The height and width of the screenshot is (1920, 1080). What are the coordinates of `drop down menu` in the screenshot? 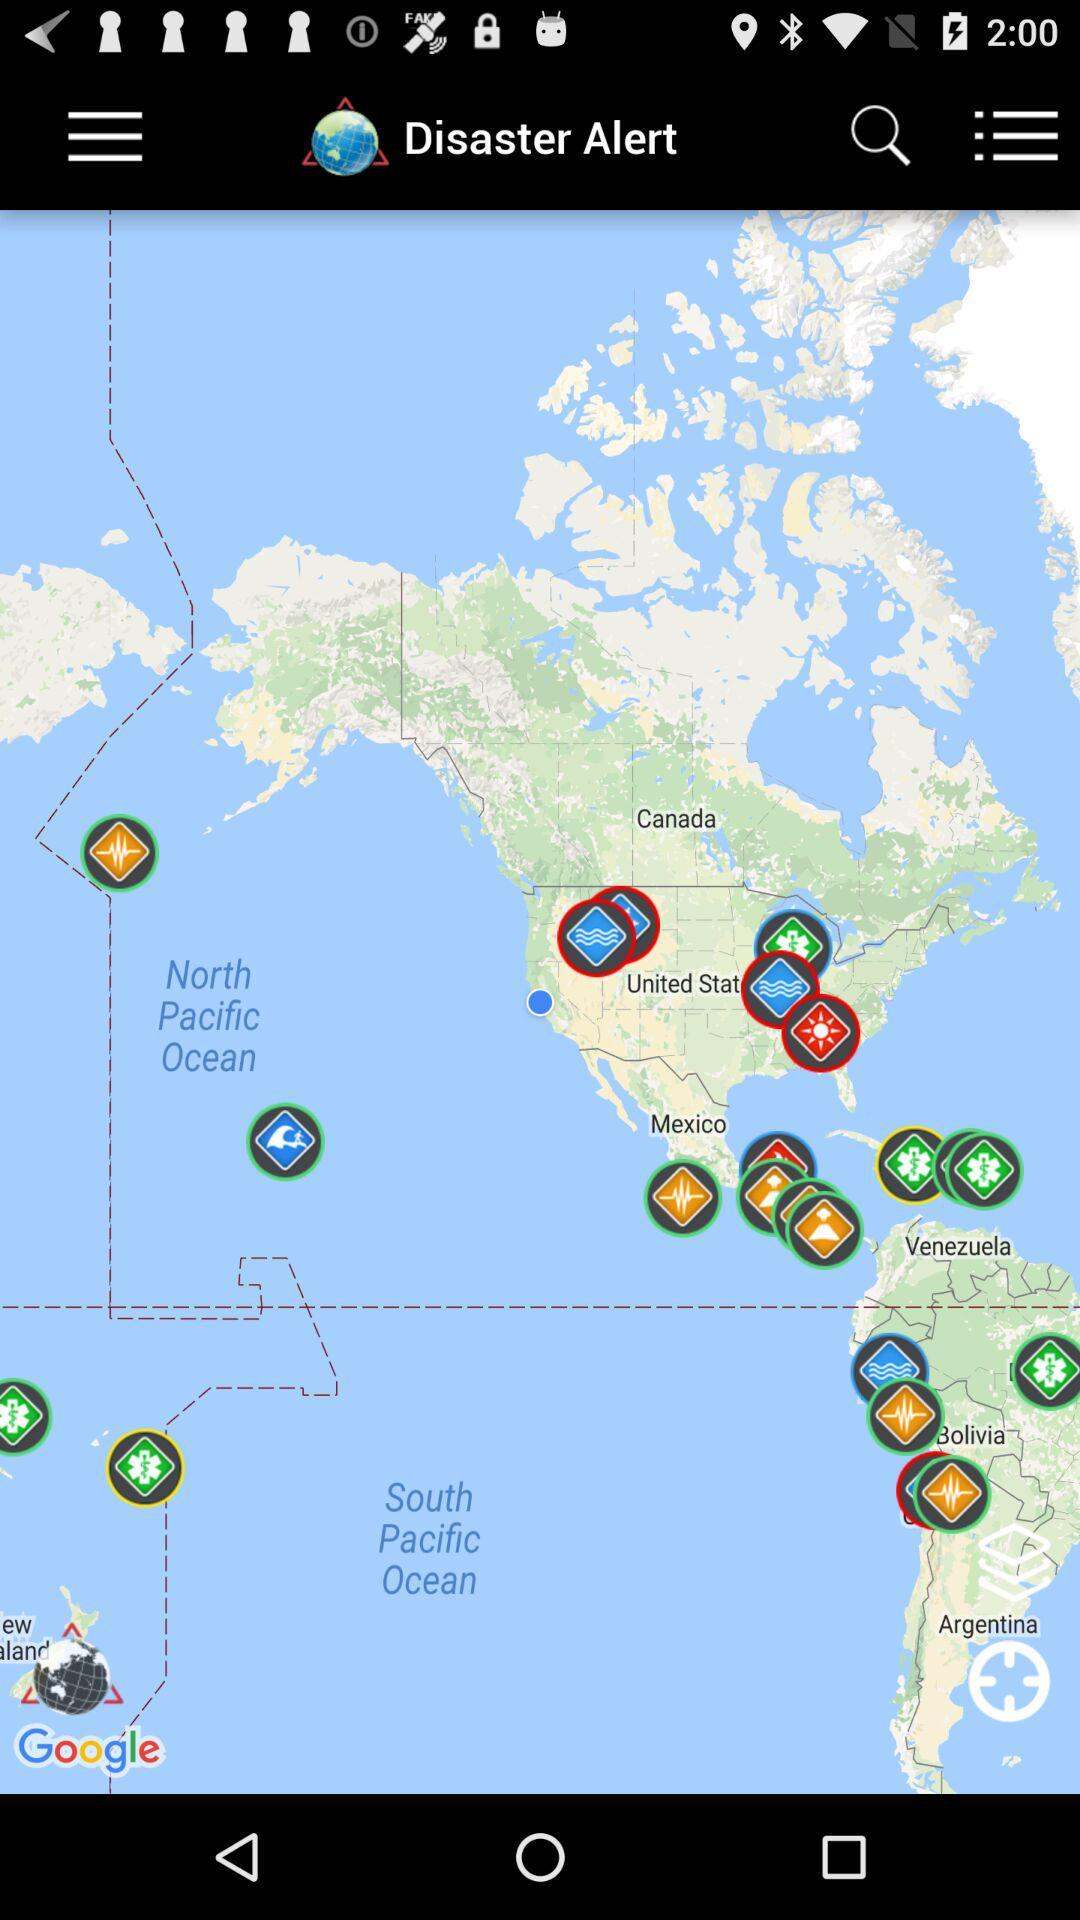 It's located at (105, 135).